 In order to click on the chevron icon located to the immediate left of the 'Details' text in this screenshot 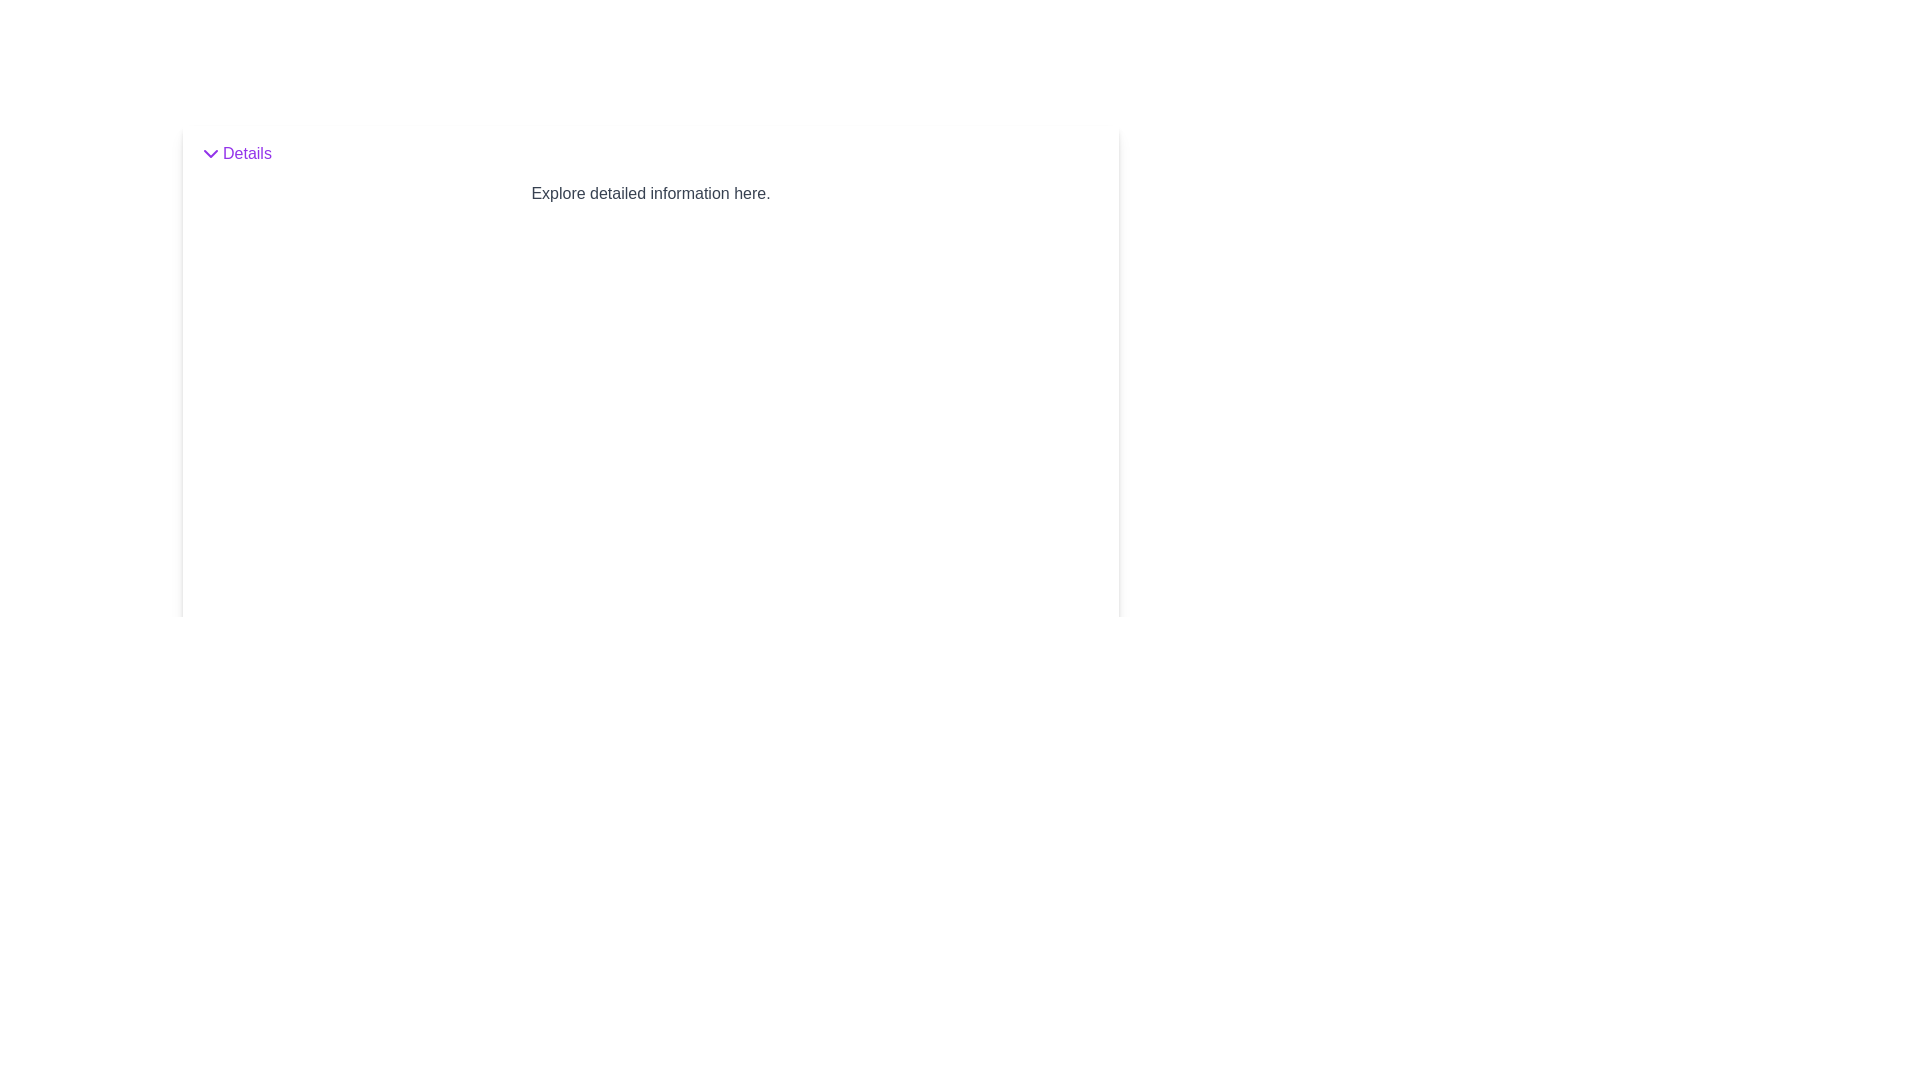, I will do `click(211, 153)`.